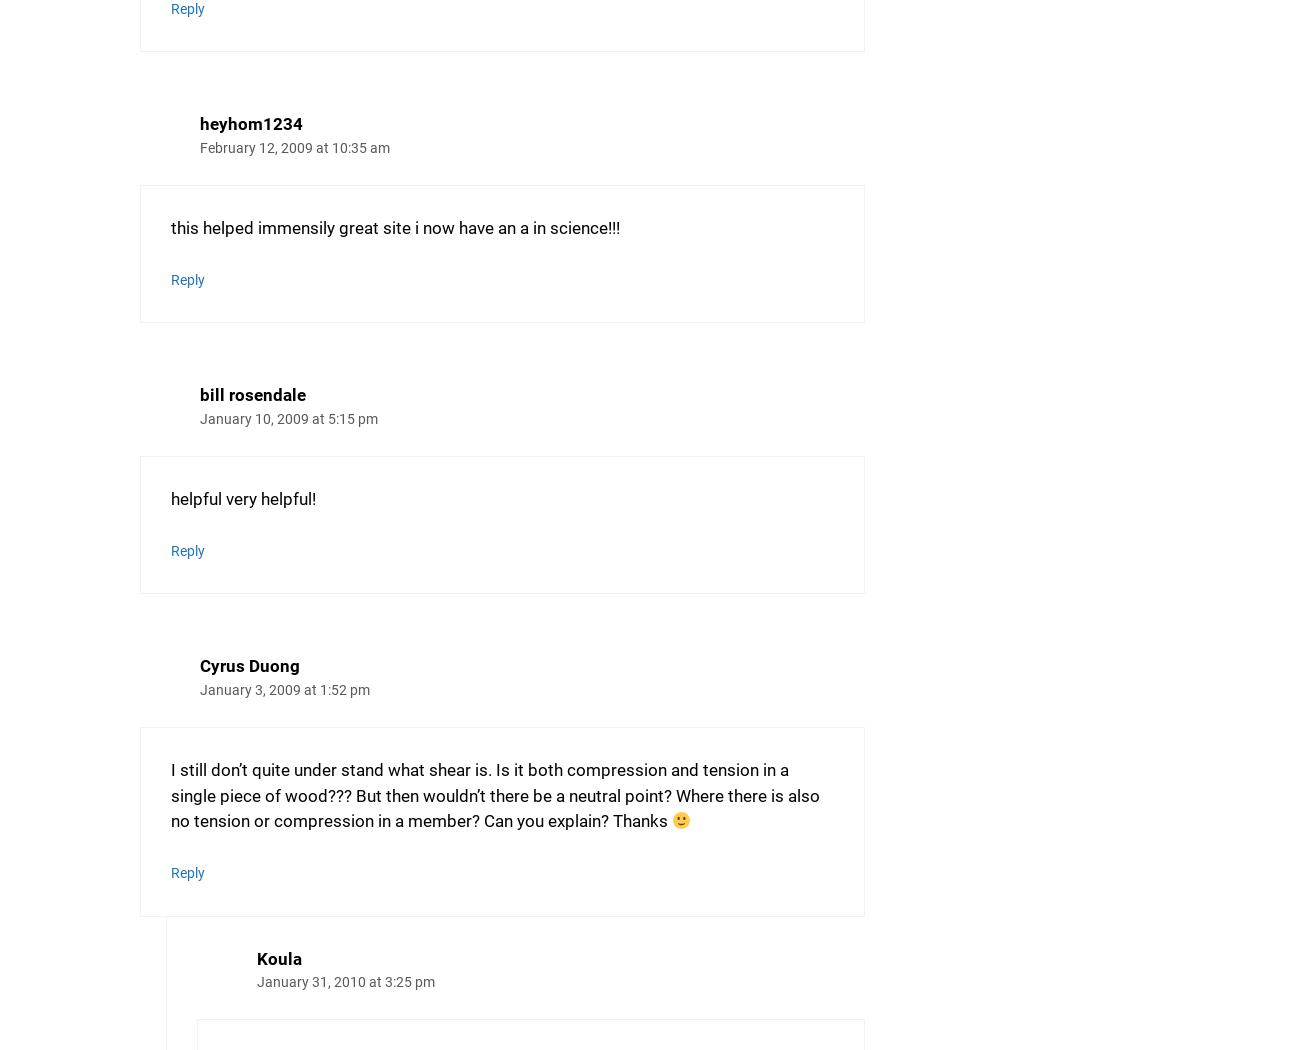  I want to click on 'I still don’t quite under stand what shear is. Is it both compression and tension in a single piece of wood??? But then wouldn’t there be a neutral point? Where there is also no tension or compression in a member? Can you explain? Thanks', so click(170, 794).